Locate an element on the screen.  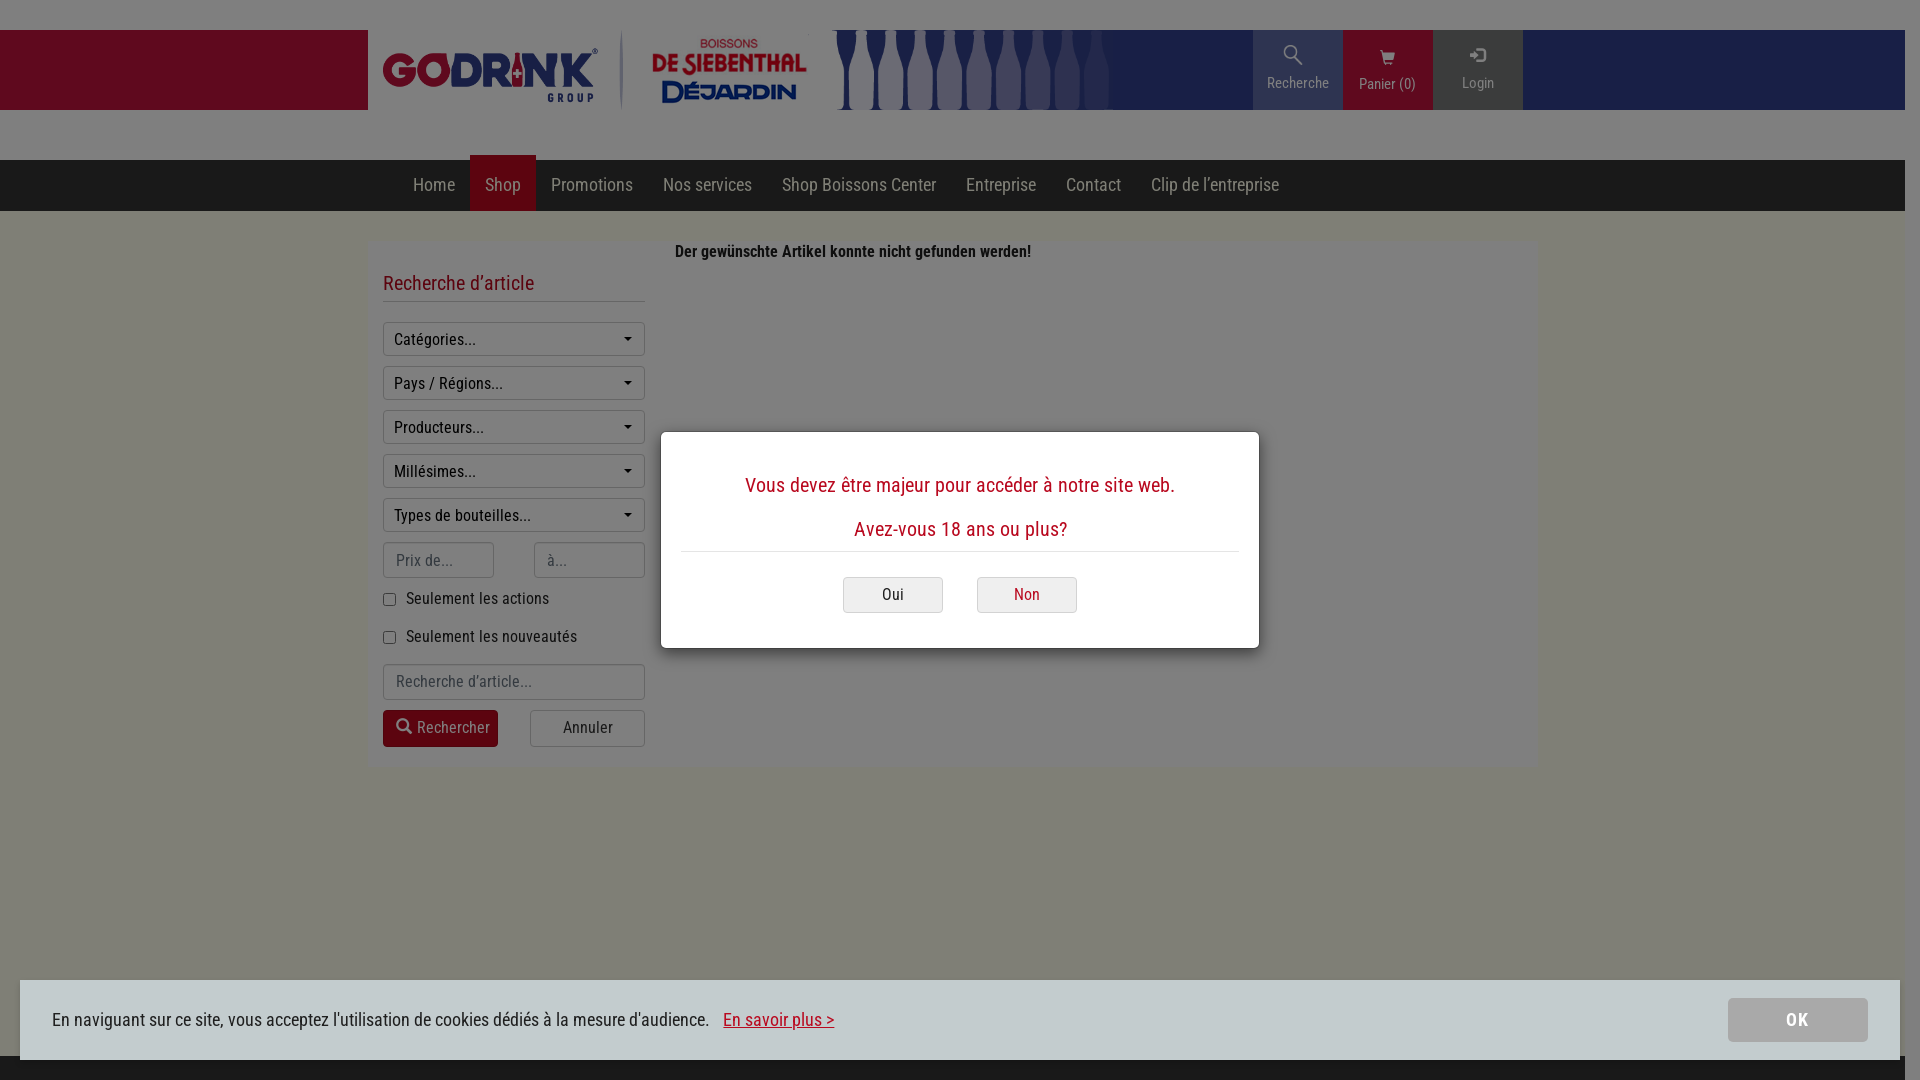
'Nos services' is located at coordinates (707, 185).